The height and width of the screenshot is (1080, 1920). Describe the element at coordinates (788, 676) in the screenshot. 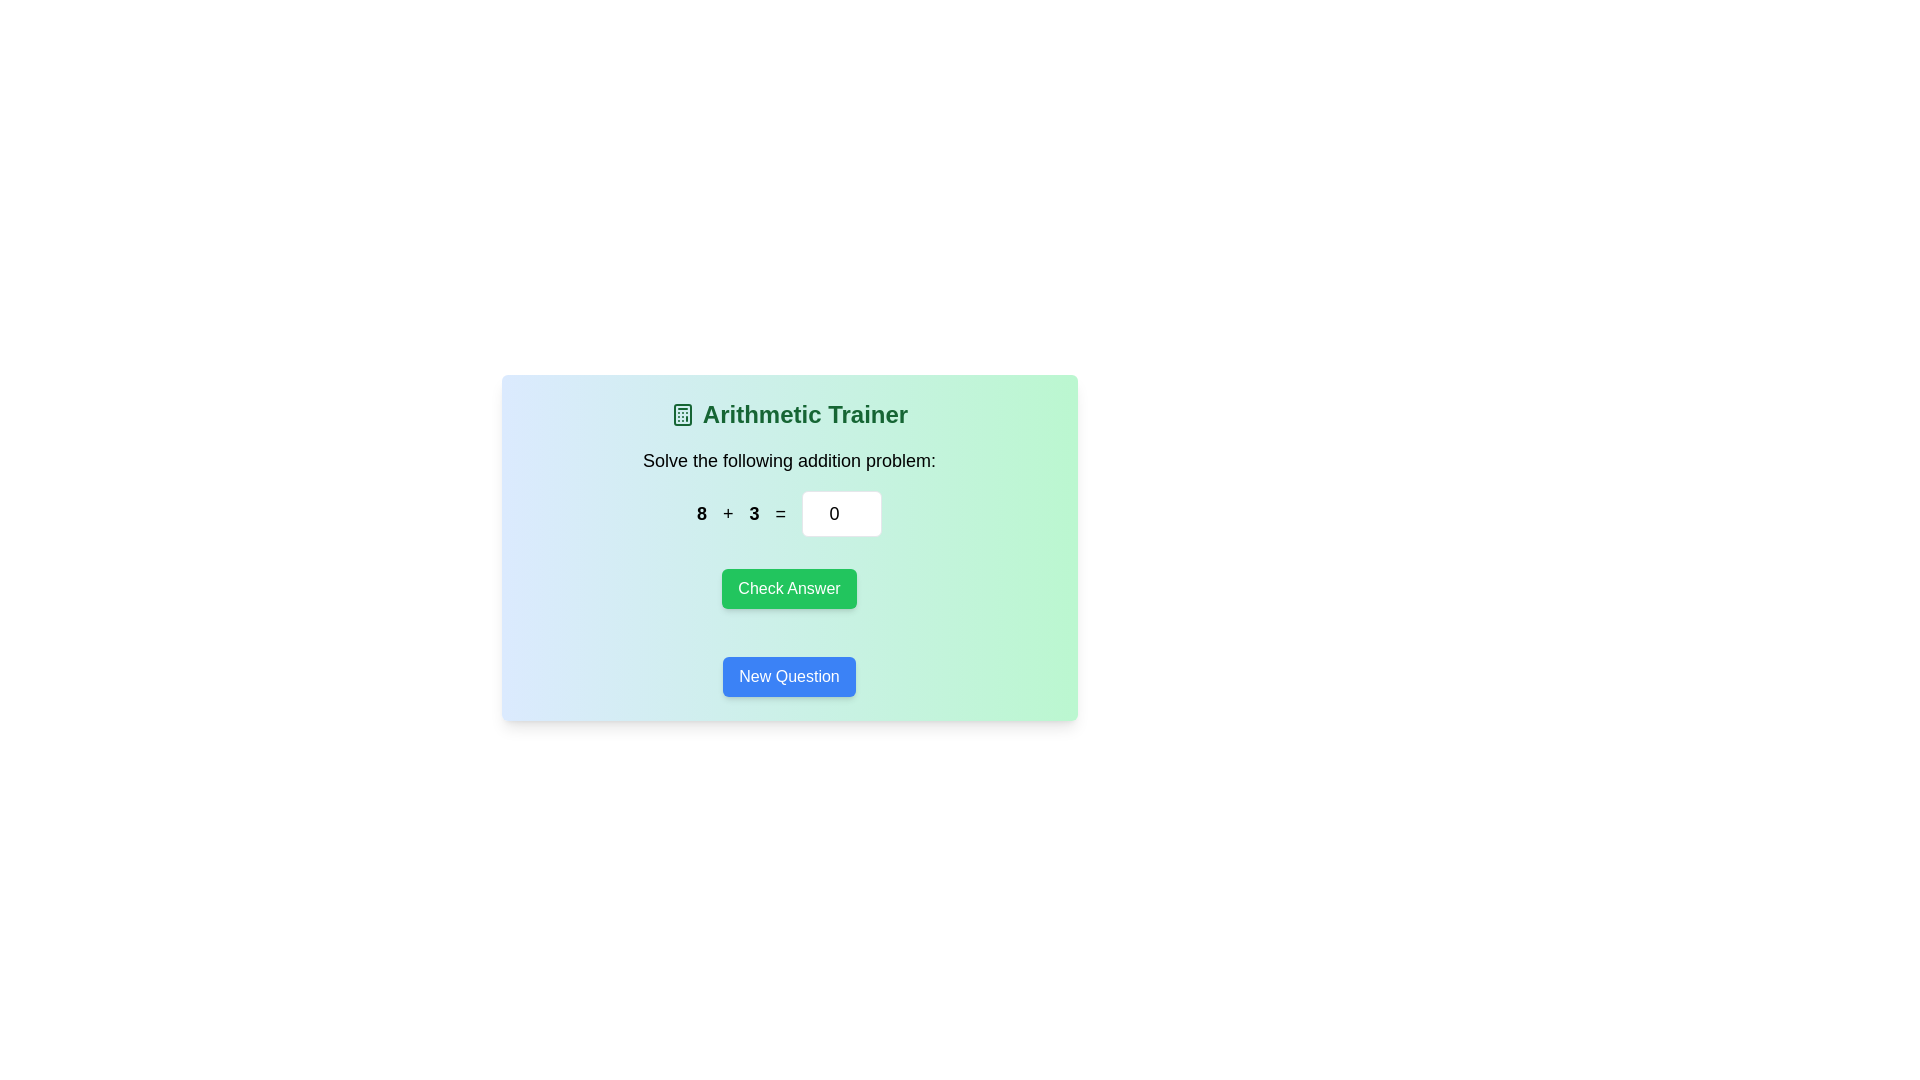

I see `the rectangular button with a blue background and white text labeled 'New Question' to observe its hover effect` at that location.